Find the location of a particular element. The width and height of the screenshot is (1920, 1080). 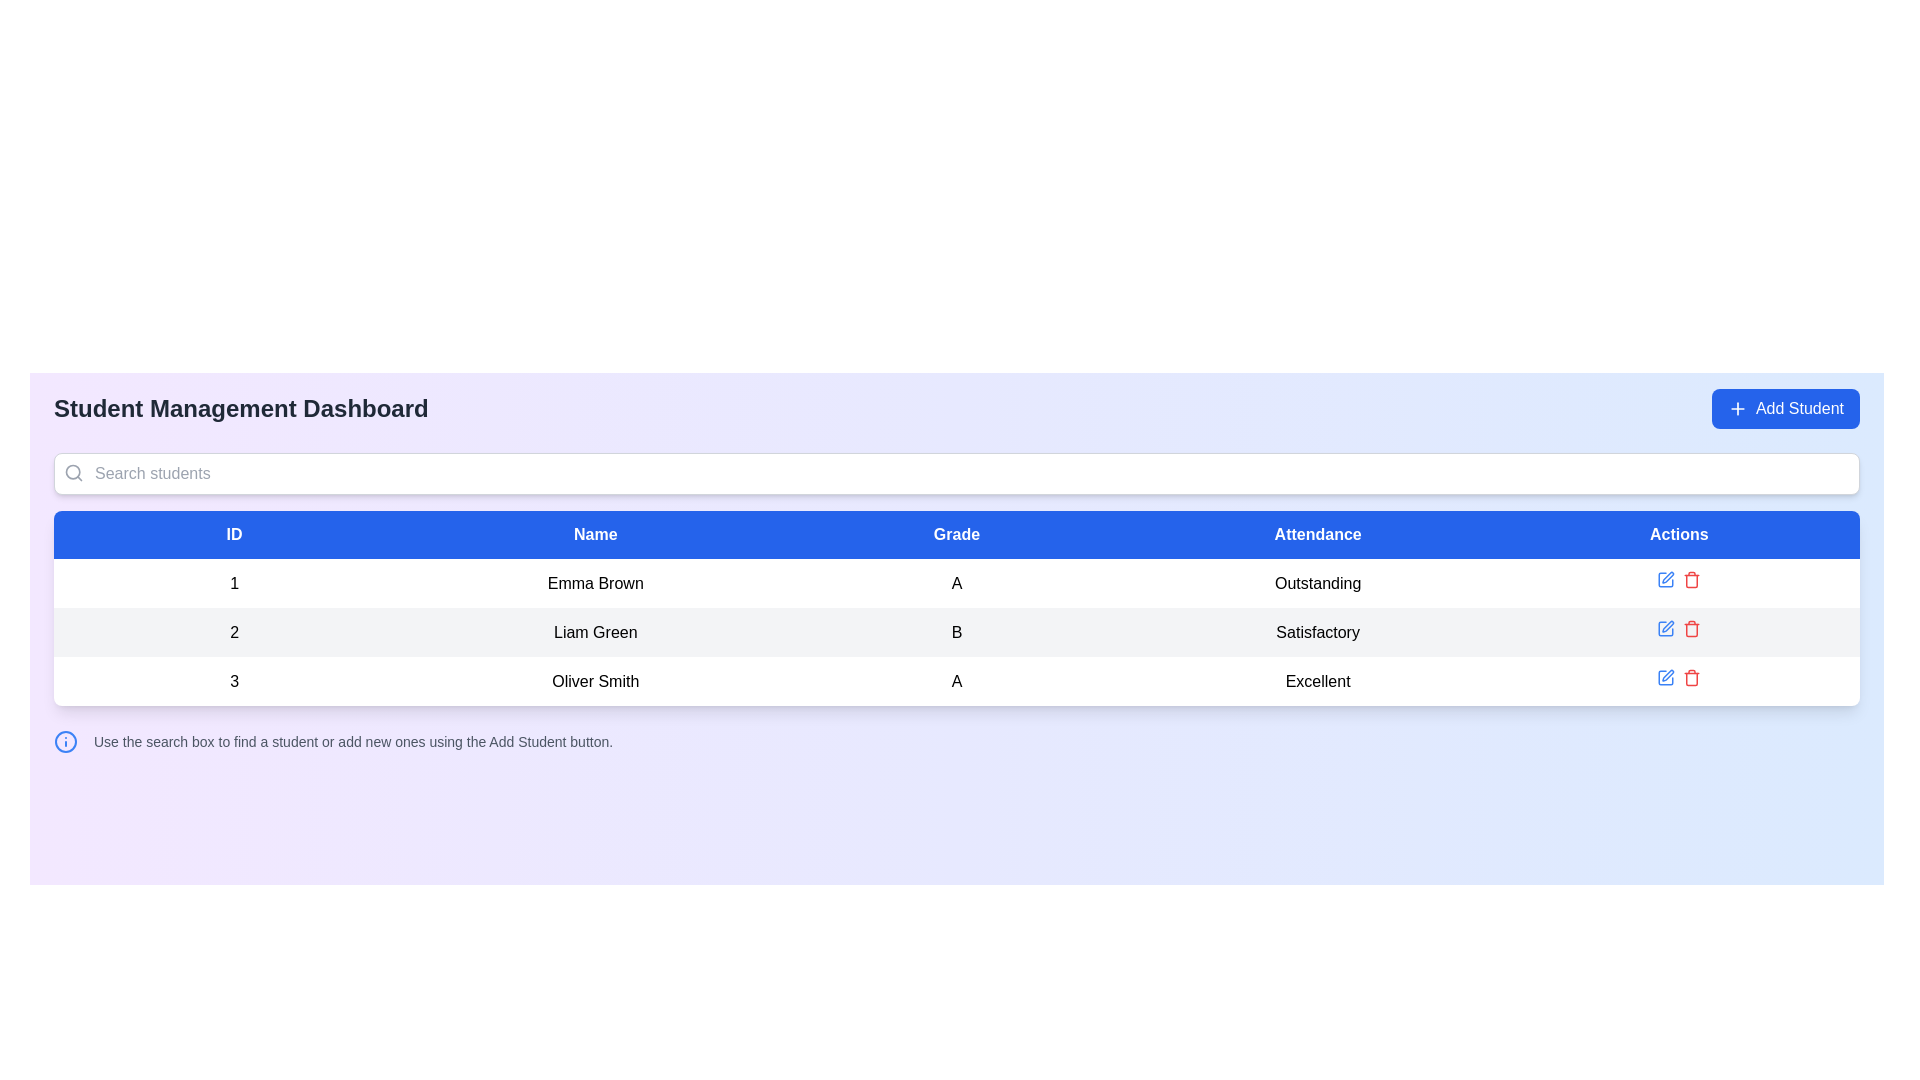

the trash icon in the Interactive control group for the student record of 'Liam Green' is located at coordinates (1679, 632).